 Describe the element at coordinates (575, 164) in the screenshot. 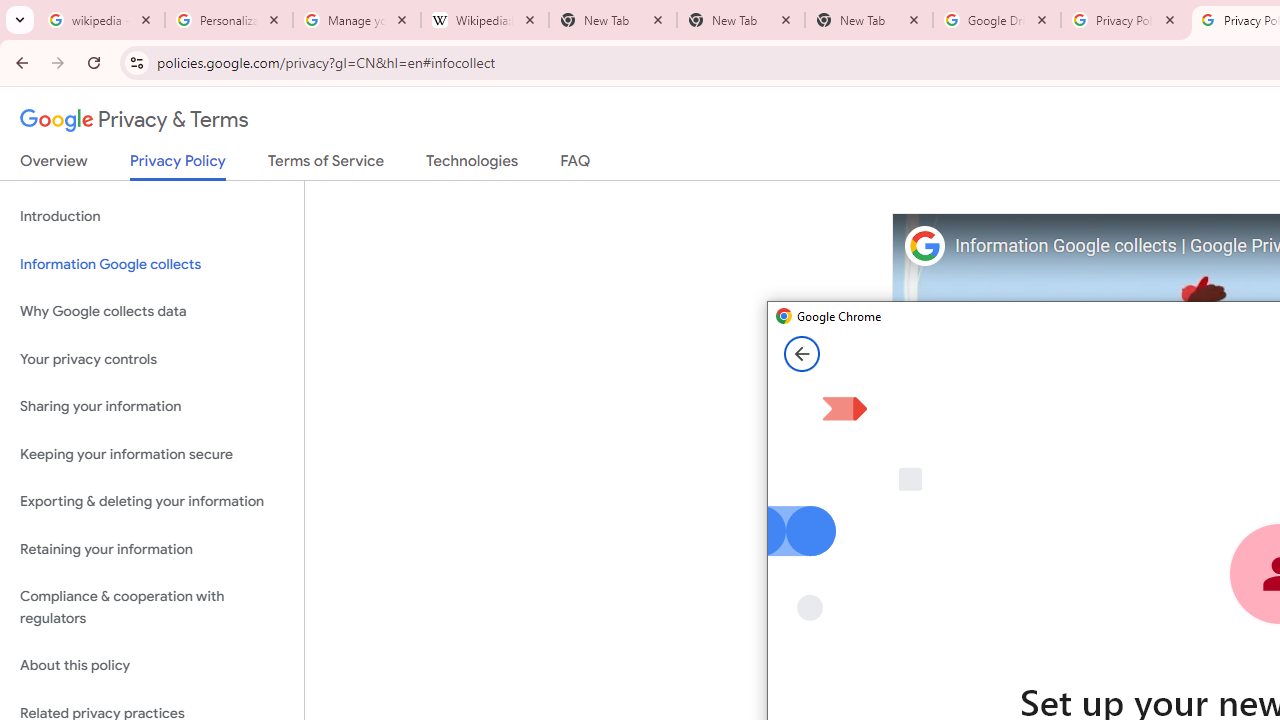

I see `'FAQ'` at that location.